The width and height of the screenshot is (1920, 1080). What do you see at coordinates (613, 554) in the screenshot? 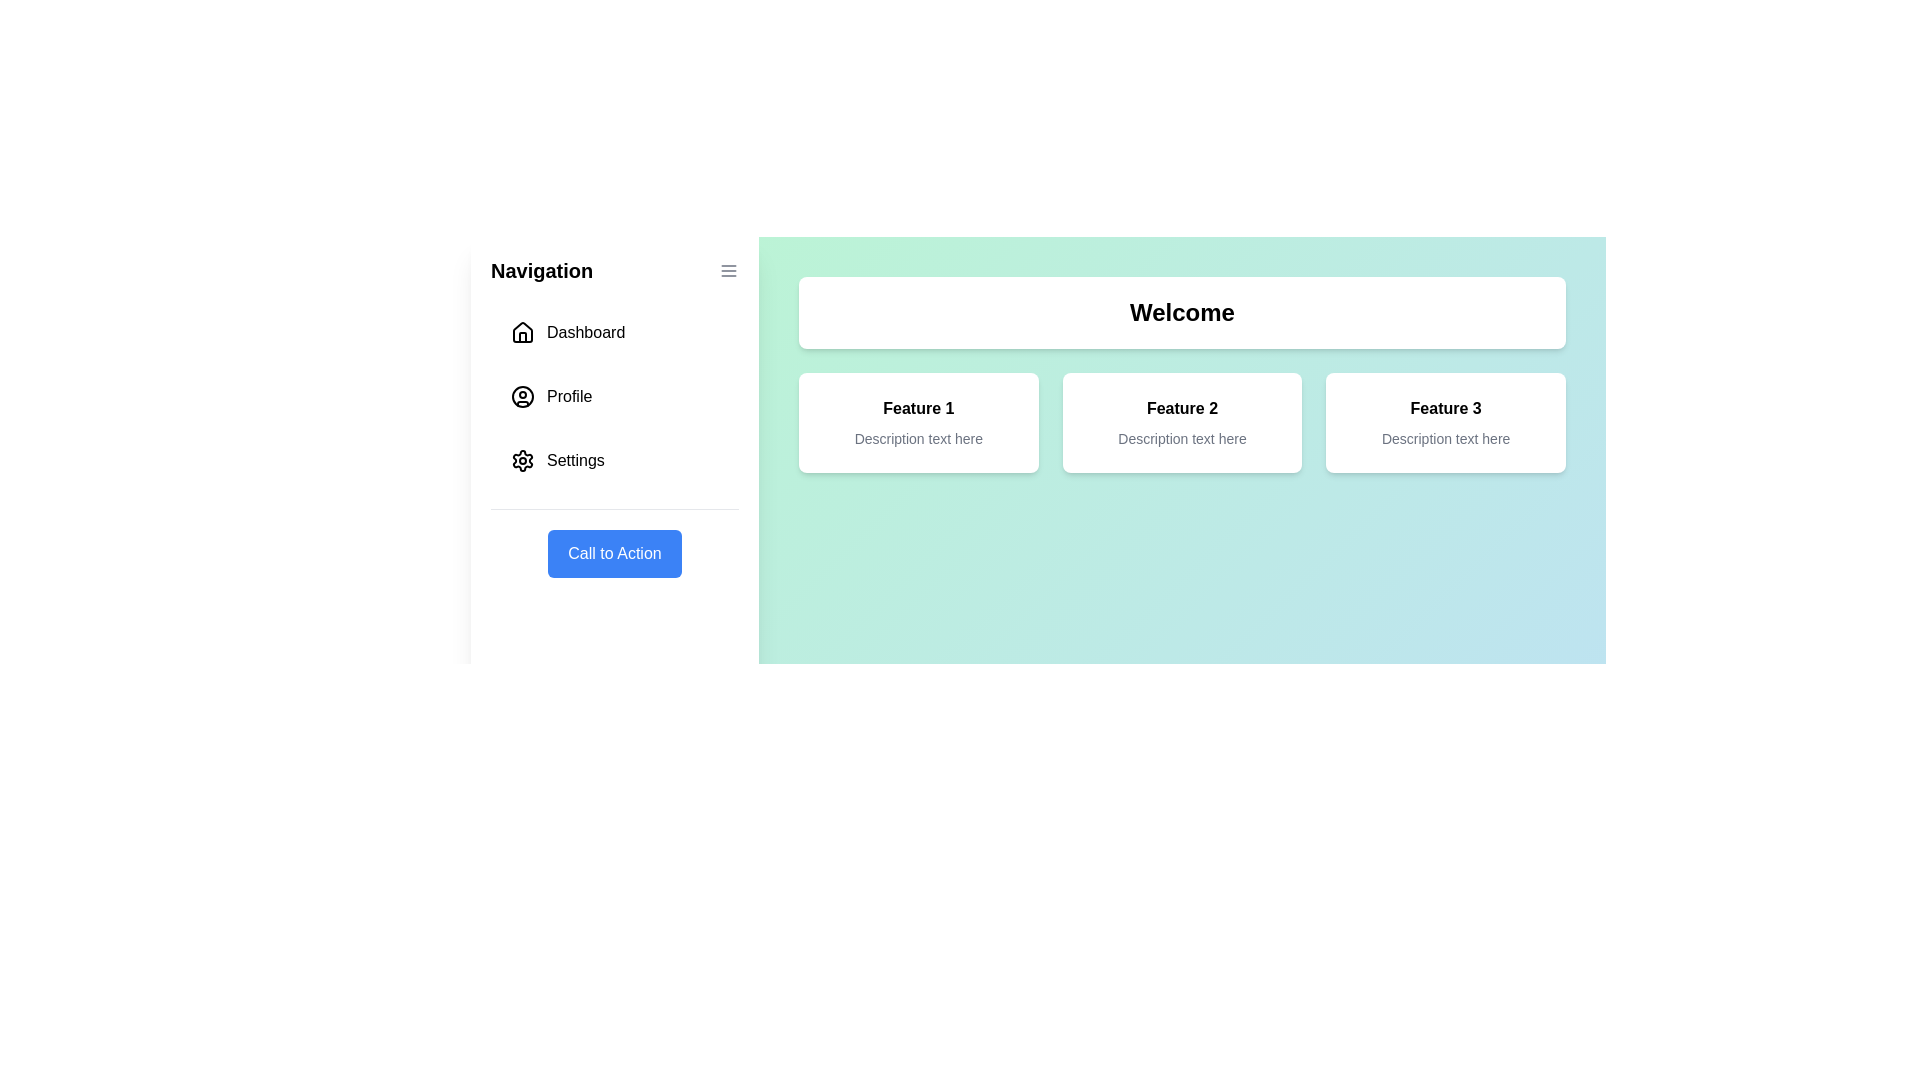
I see `the 'Call to Action' button` at bounding box center [613, 554].